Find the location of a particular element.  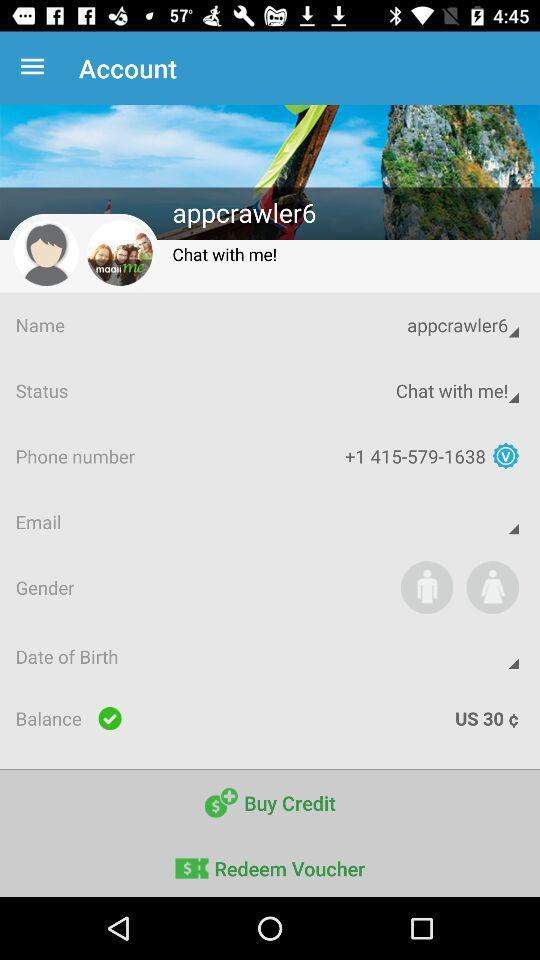

the redeem voucher item is located at coordinates (270, 865).